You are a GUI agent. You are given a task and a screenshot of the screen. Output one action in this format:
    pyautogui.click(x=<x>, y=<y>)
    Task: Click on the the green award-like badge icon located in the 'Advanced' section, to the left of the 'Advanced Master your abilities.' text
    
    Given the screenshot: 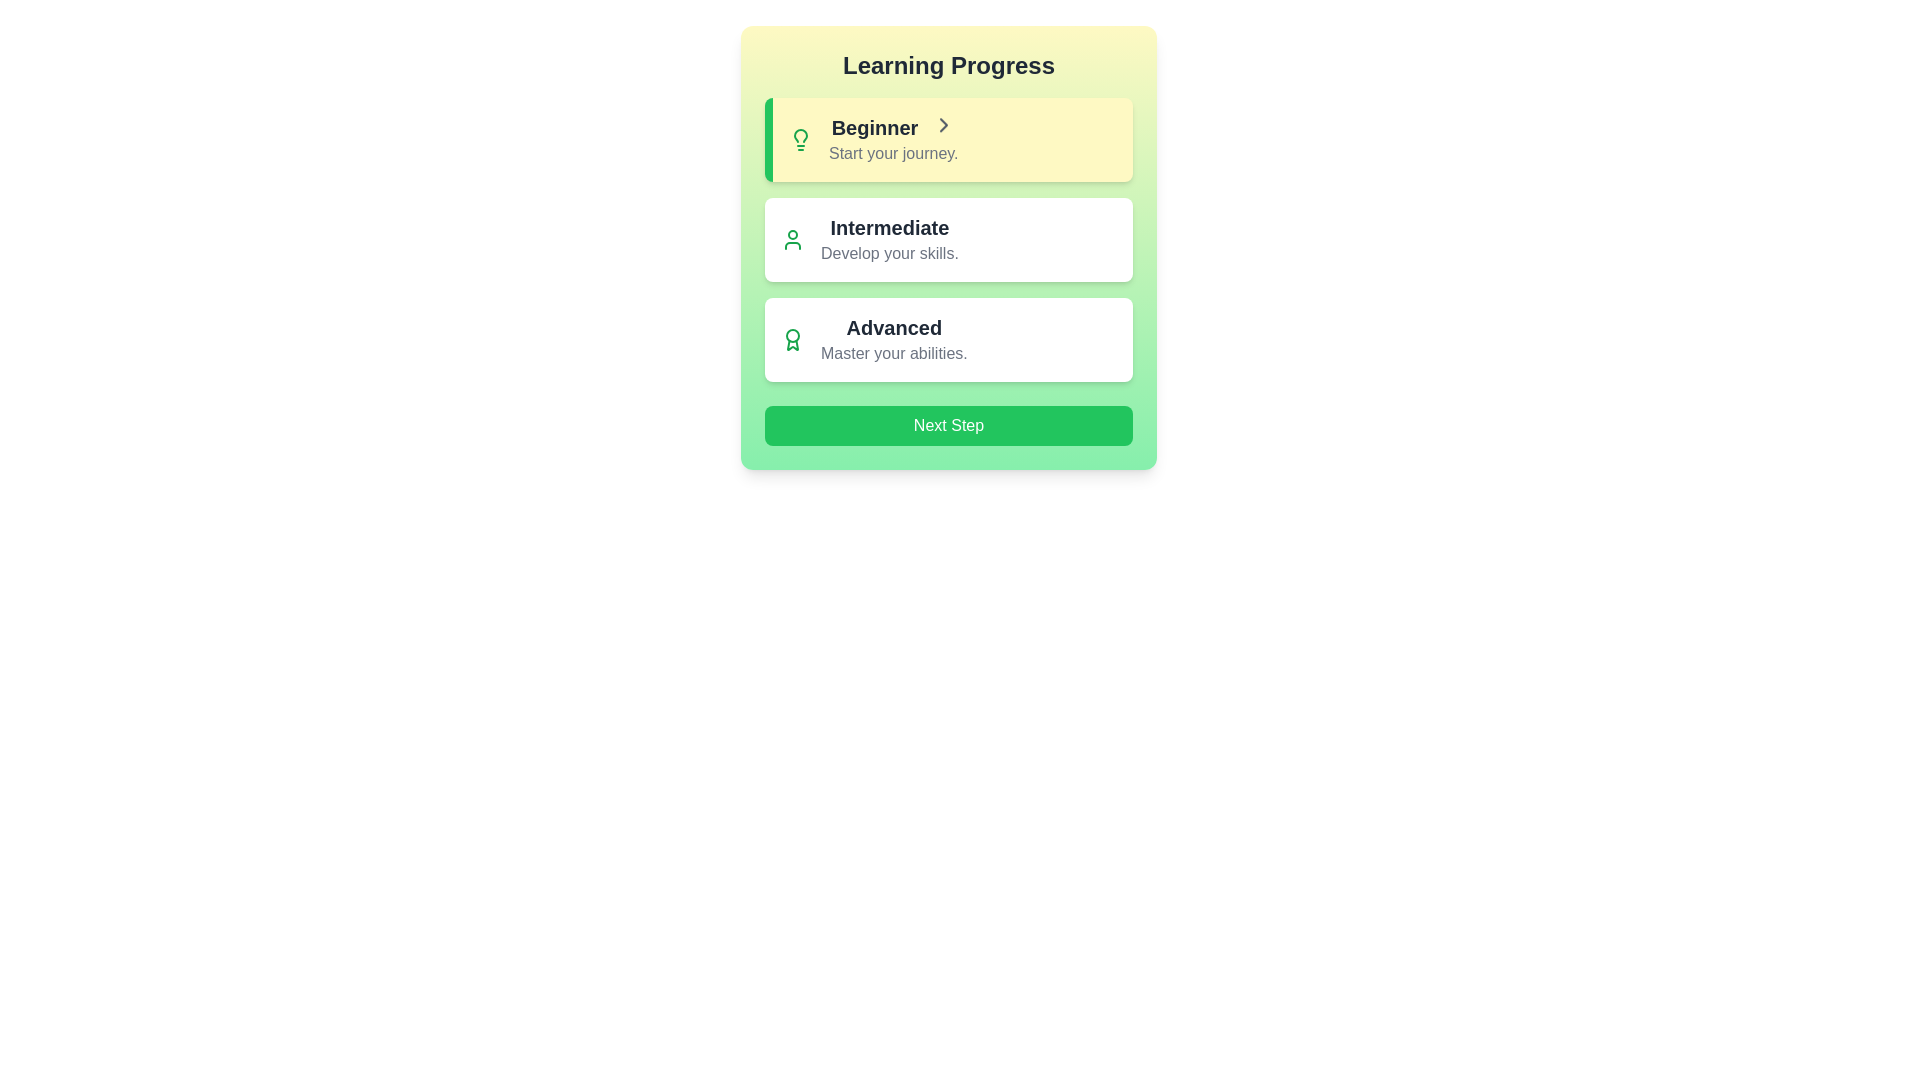 What is the action you would take?
    pyautogui.click(x=791, y=338)
    